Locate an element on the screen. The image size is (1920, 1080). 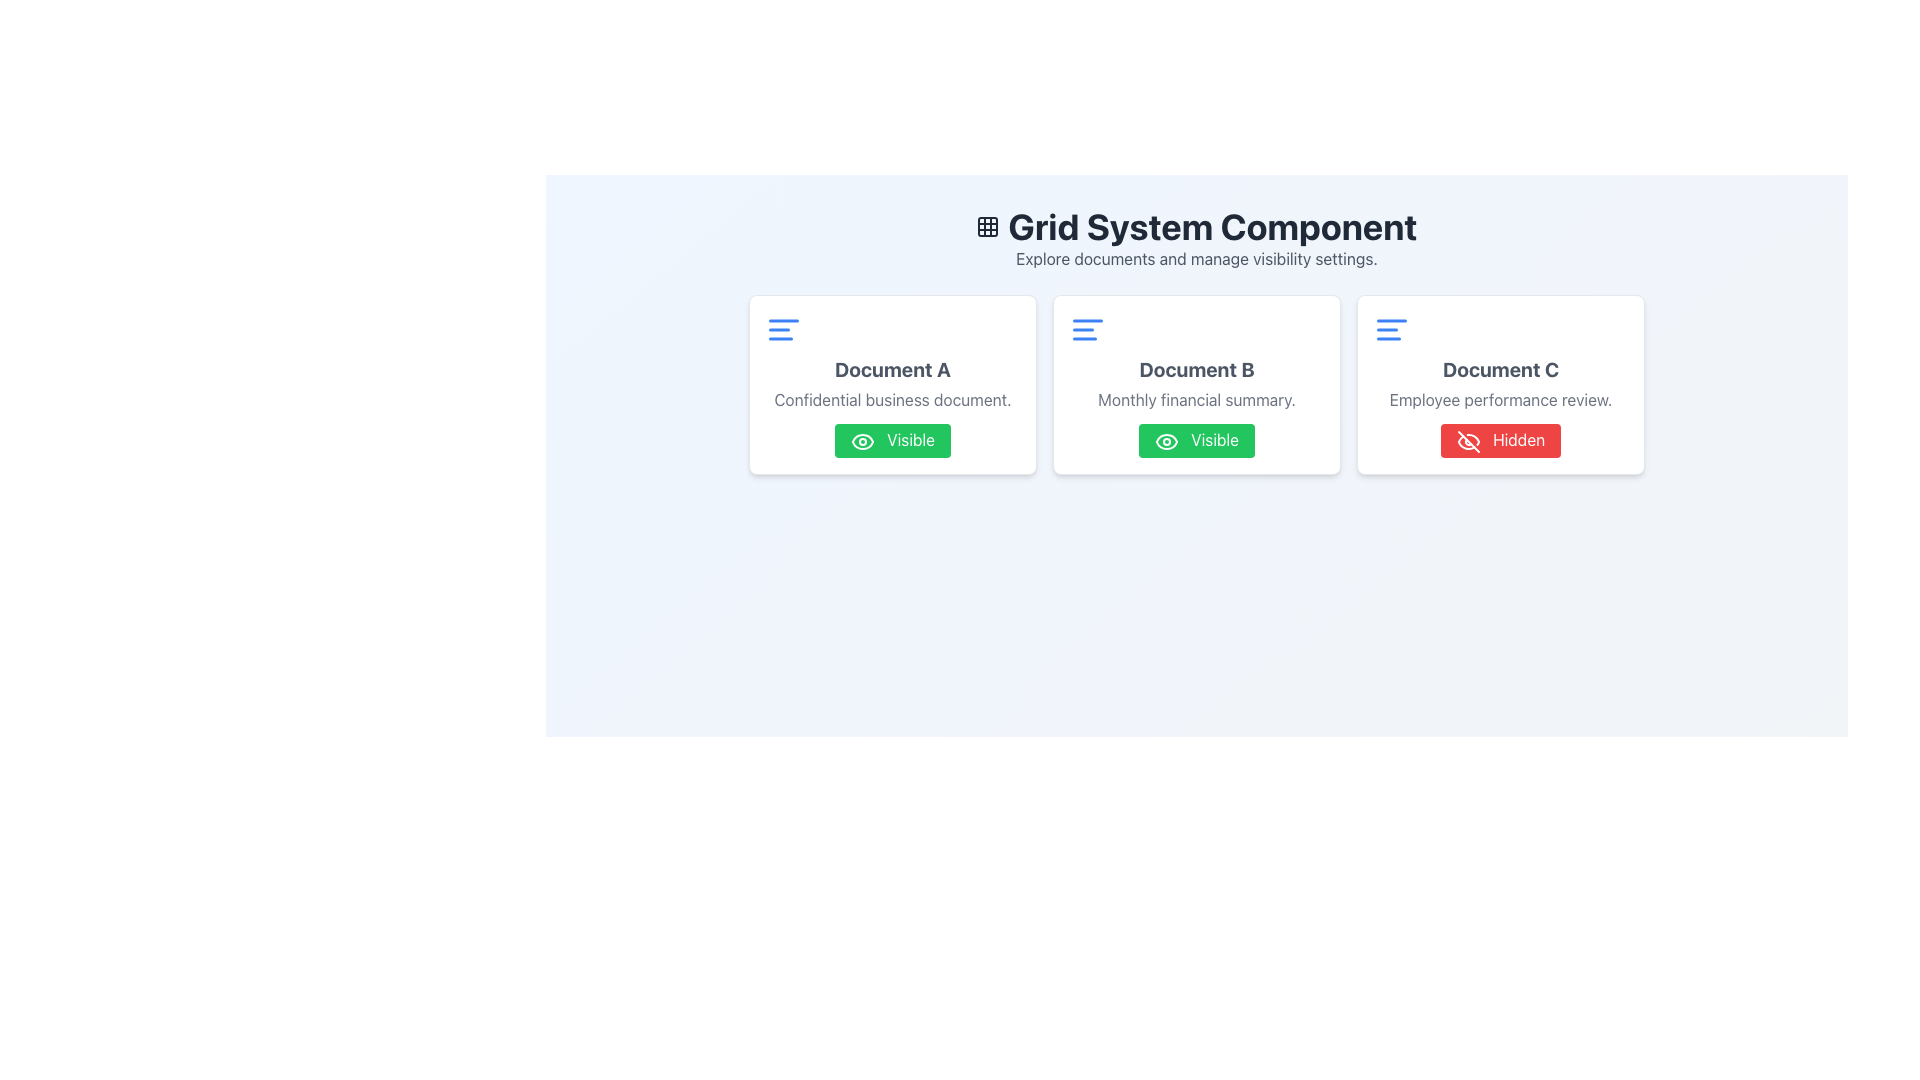
the 'Hidden' icon resembling a crossed-out eye located in the rightmost card titled 'Document C' with the subtitle 'Employee performance review' is located at coordinates (1468, 440).